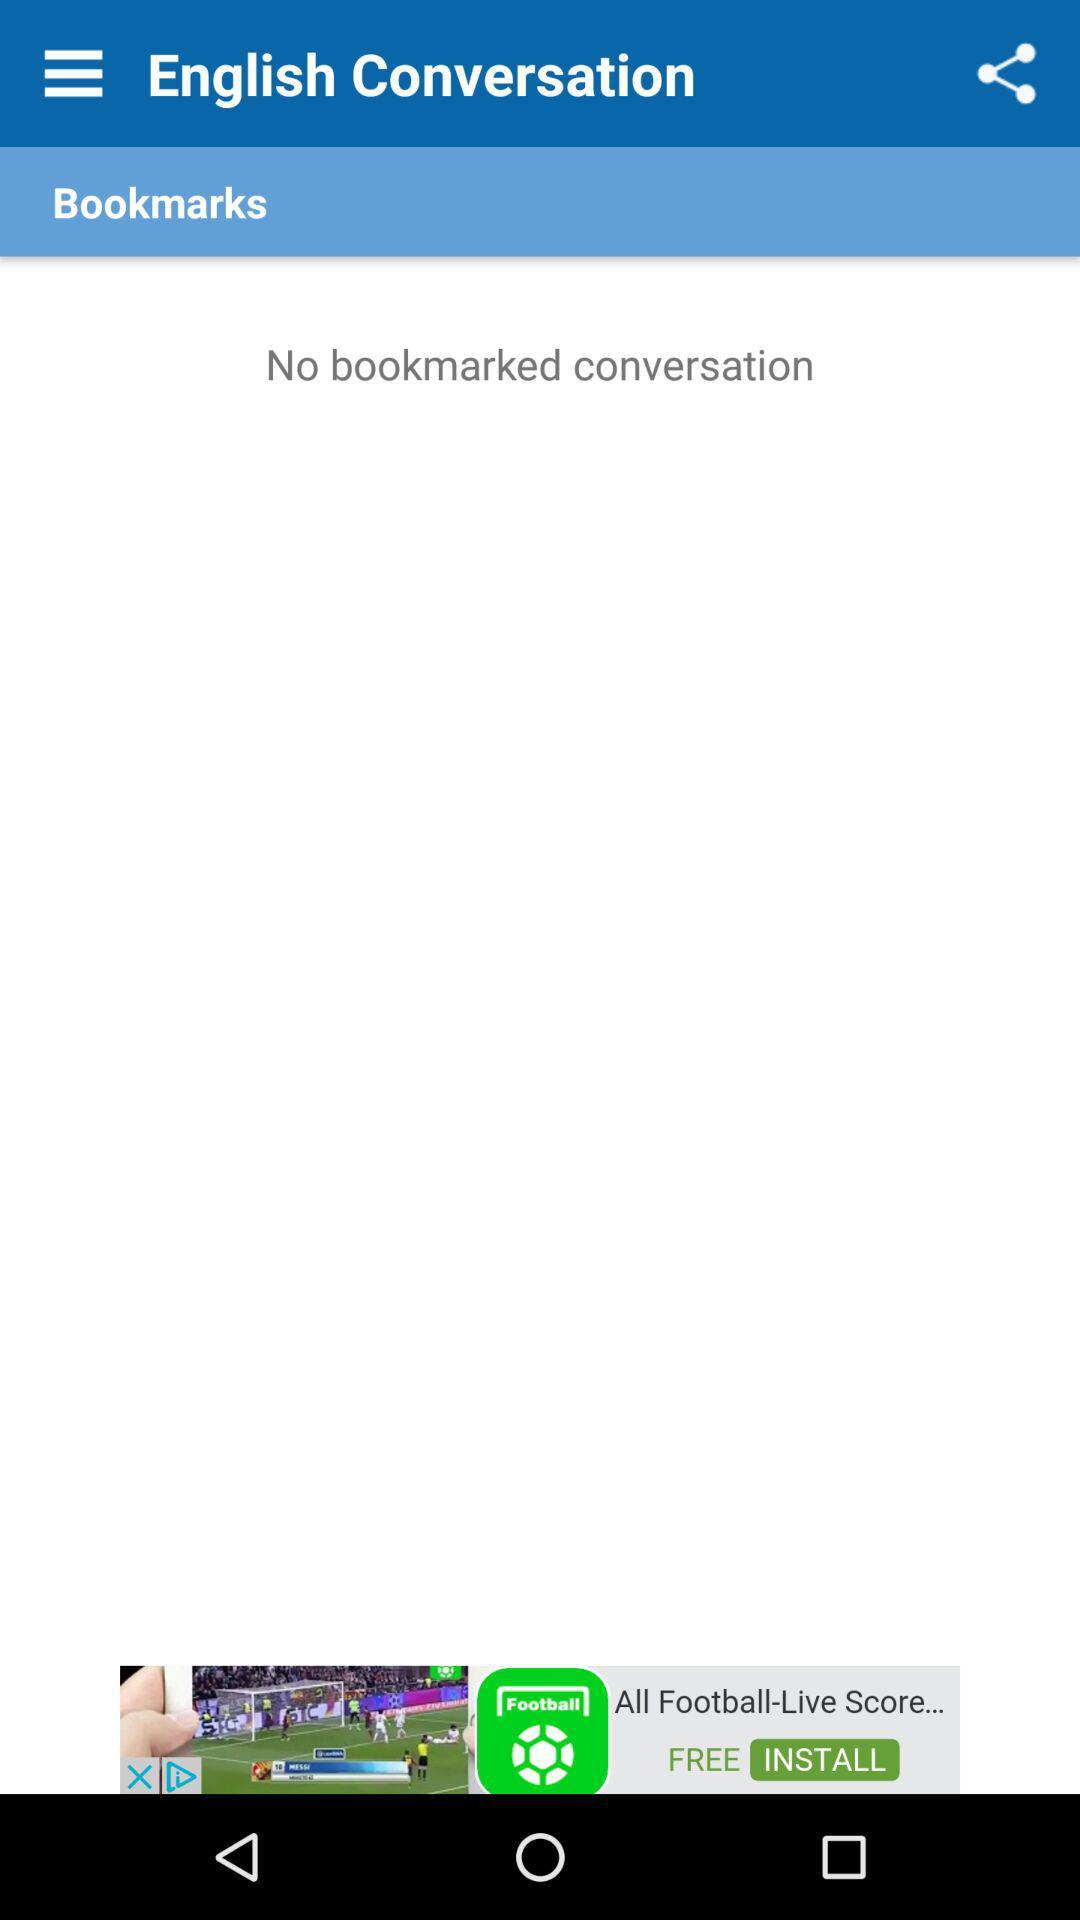 This screenshot has width=1080, height=1920. I want to click on banner, so click(540, 1727).